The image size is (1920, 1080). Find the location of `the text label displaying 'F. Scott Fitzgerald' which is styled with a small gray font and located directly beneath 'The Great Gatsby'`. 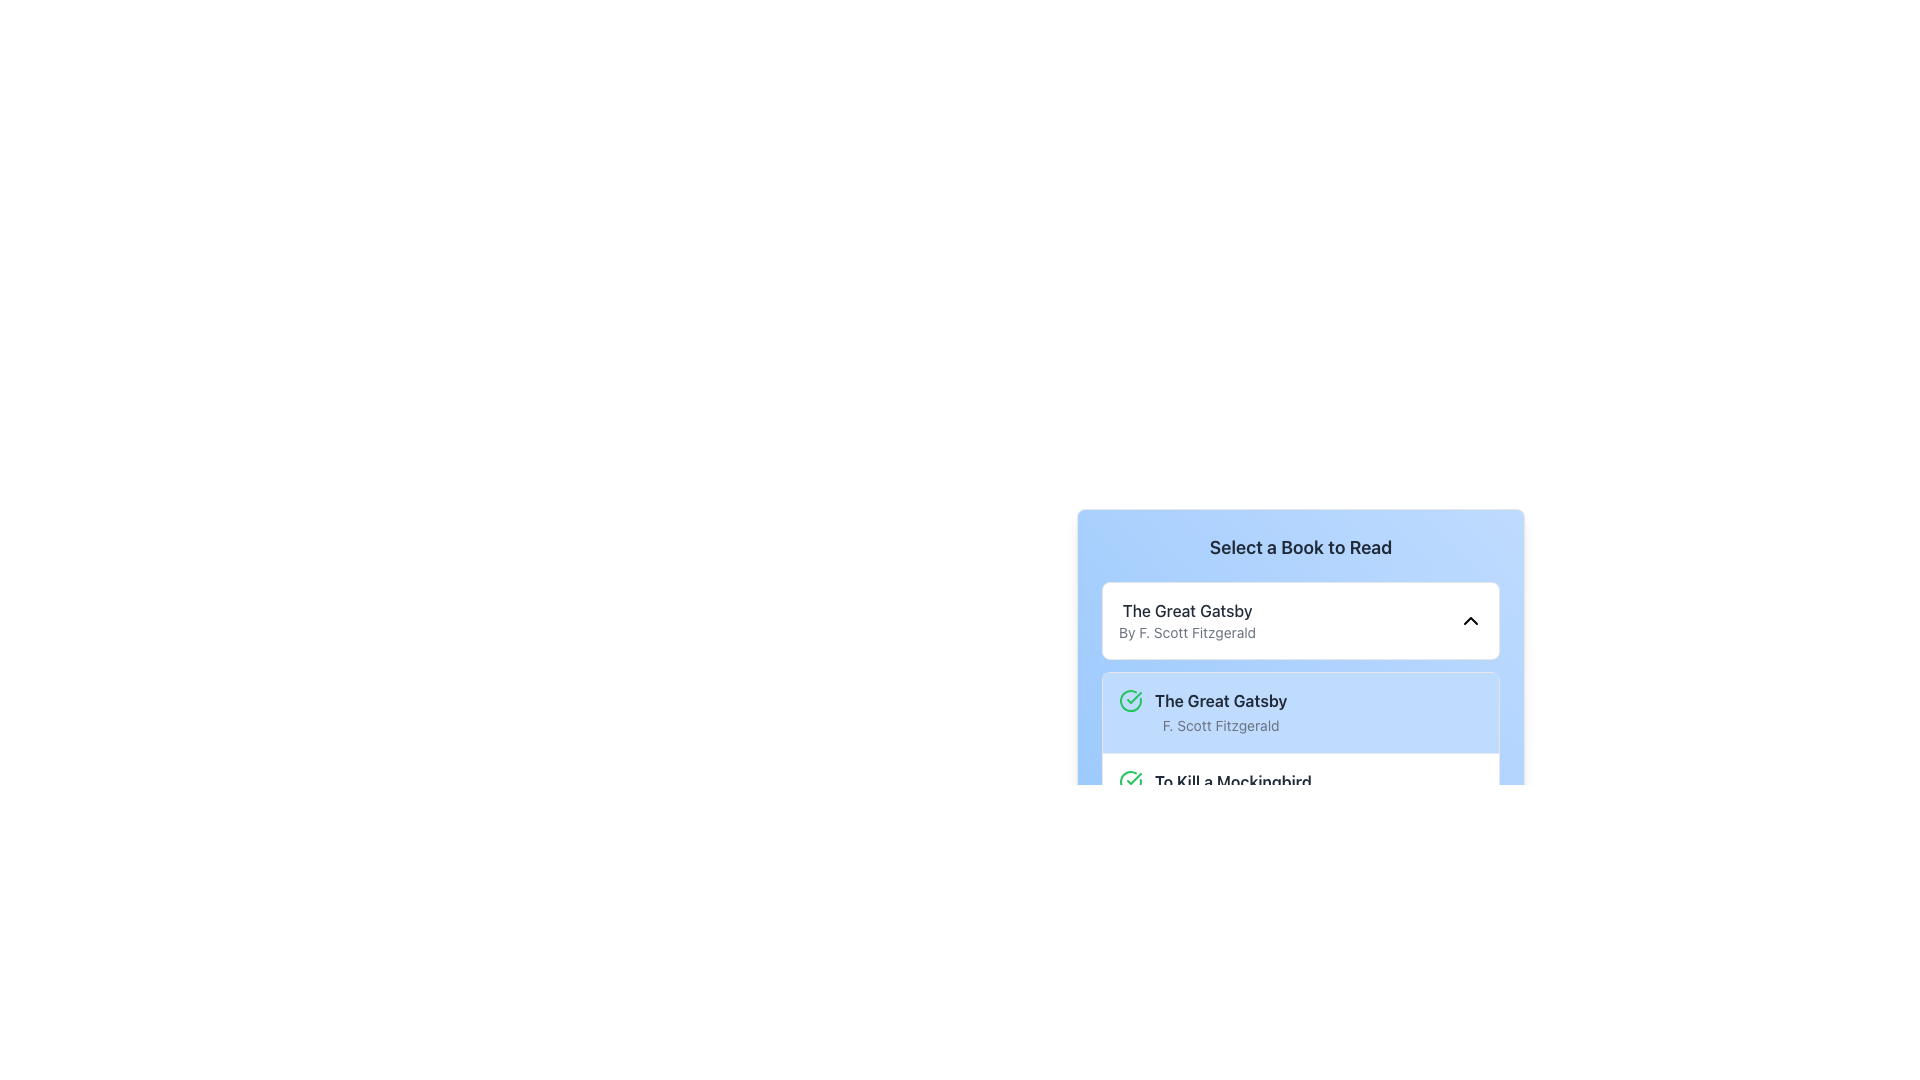

the text label displaying 'F. Scott Fitzgerald' which is styled with a small gray font and located directly beneath 'The Great Gatsby' is located at coordinates (1220, 725).